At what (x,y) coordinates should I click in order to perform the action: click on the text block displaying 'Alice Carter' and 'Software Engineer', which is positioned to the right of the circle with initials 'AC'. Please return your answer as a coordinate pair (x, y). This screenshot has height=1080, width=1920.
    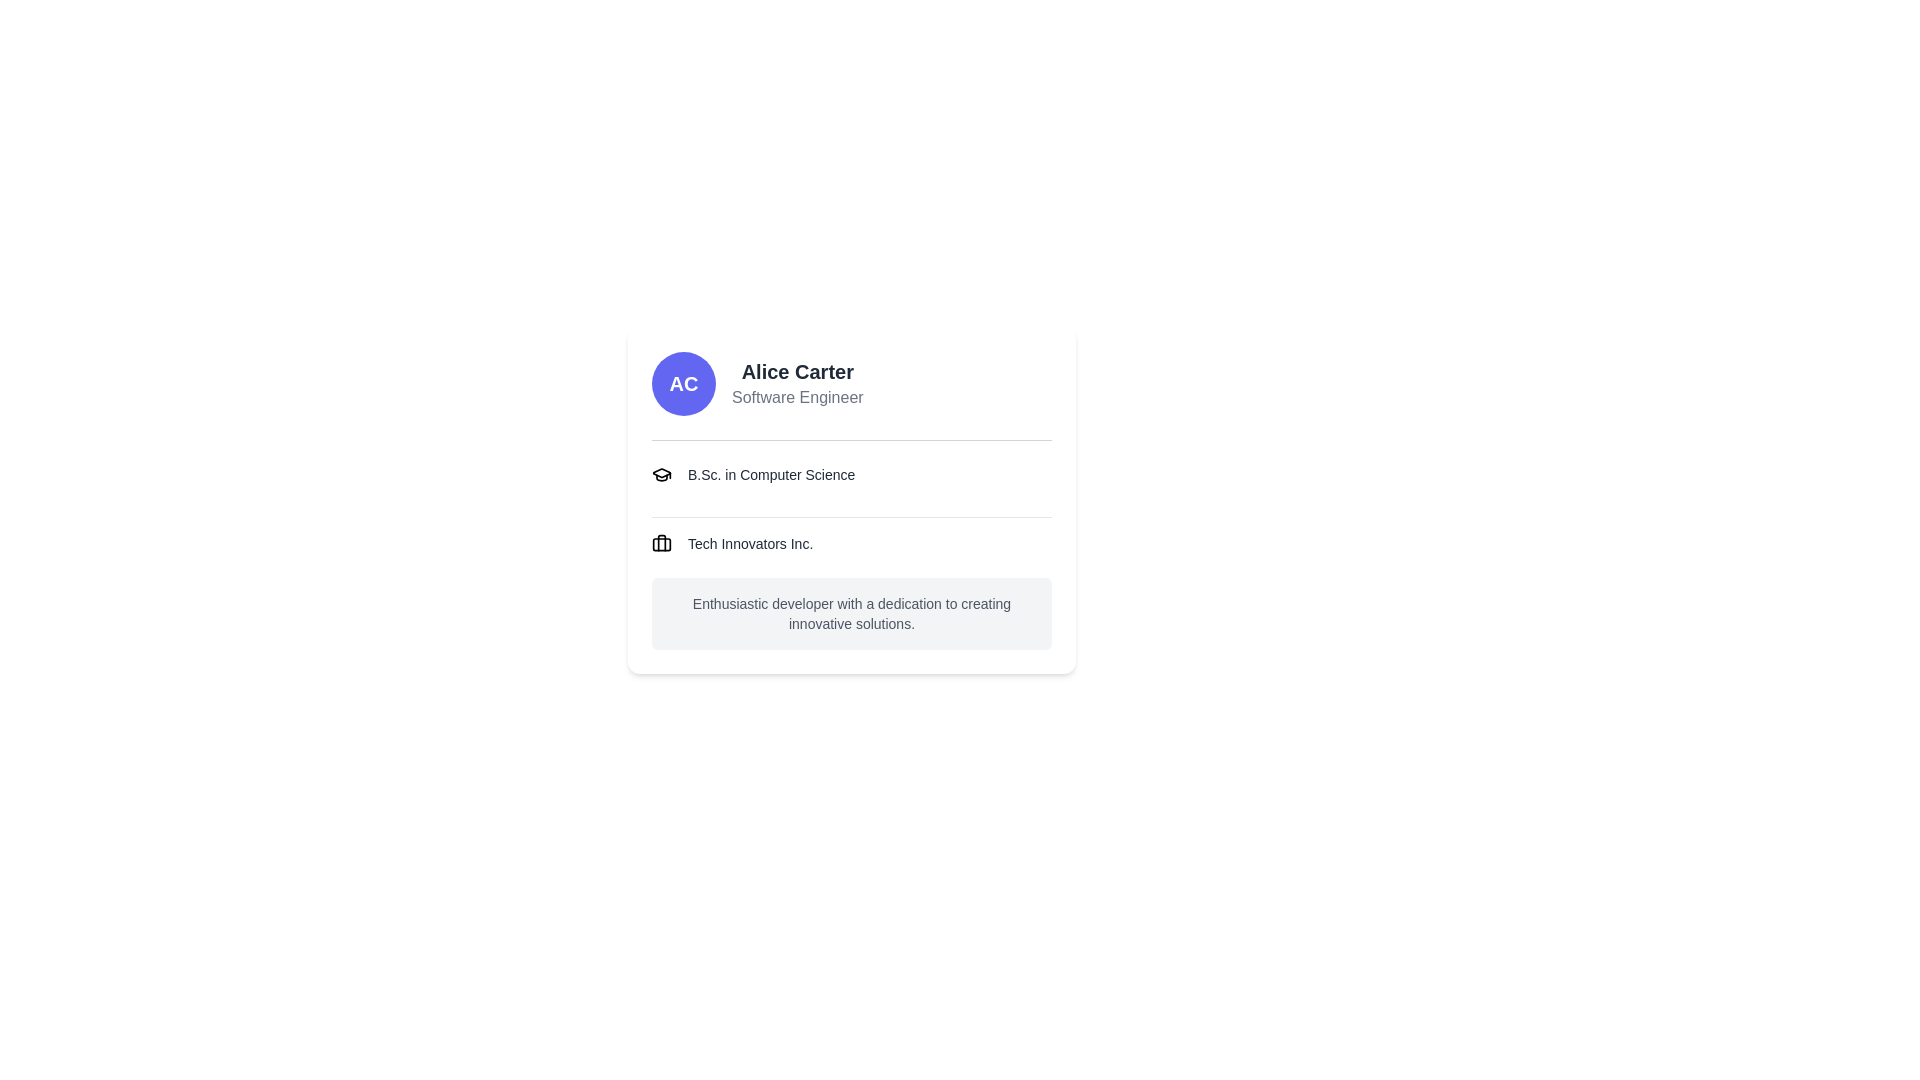
    Looking at the image, I should click on (796, 384).